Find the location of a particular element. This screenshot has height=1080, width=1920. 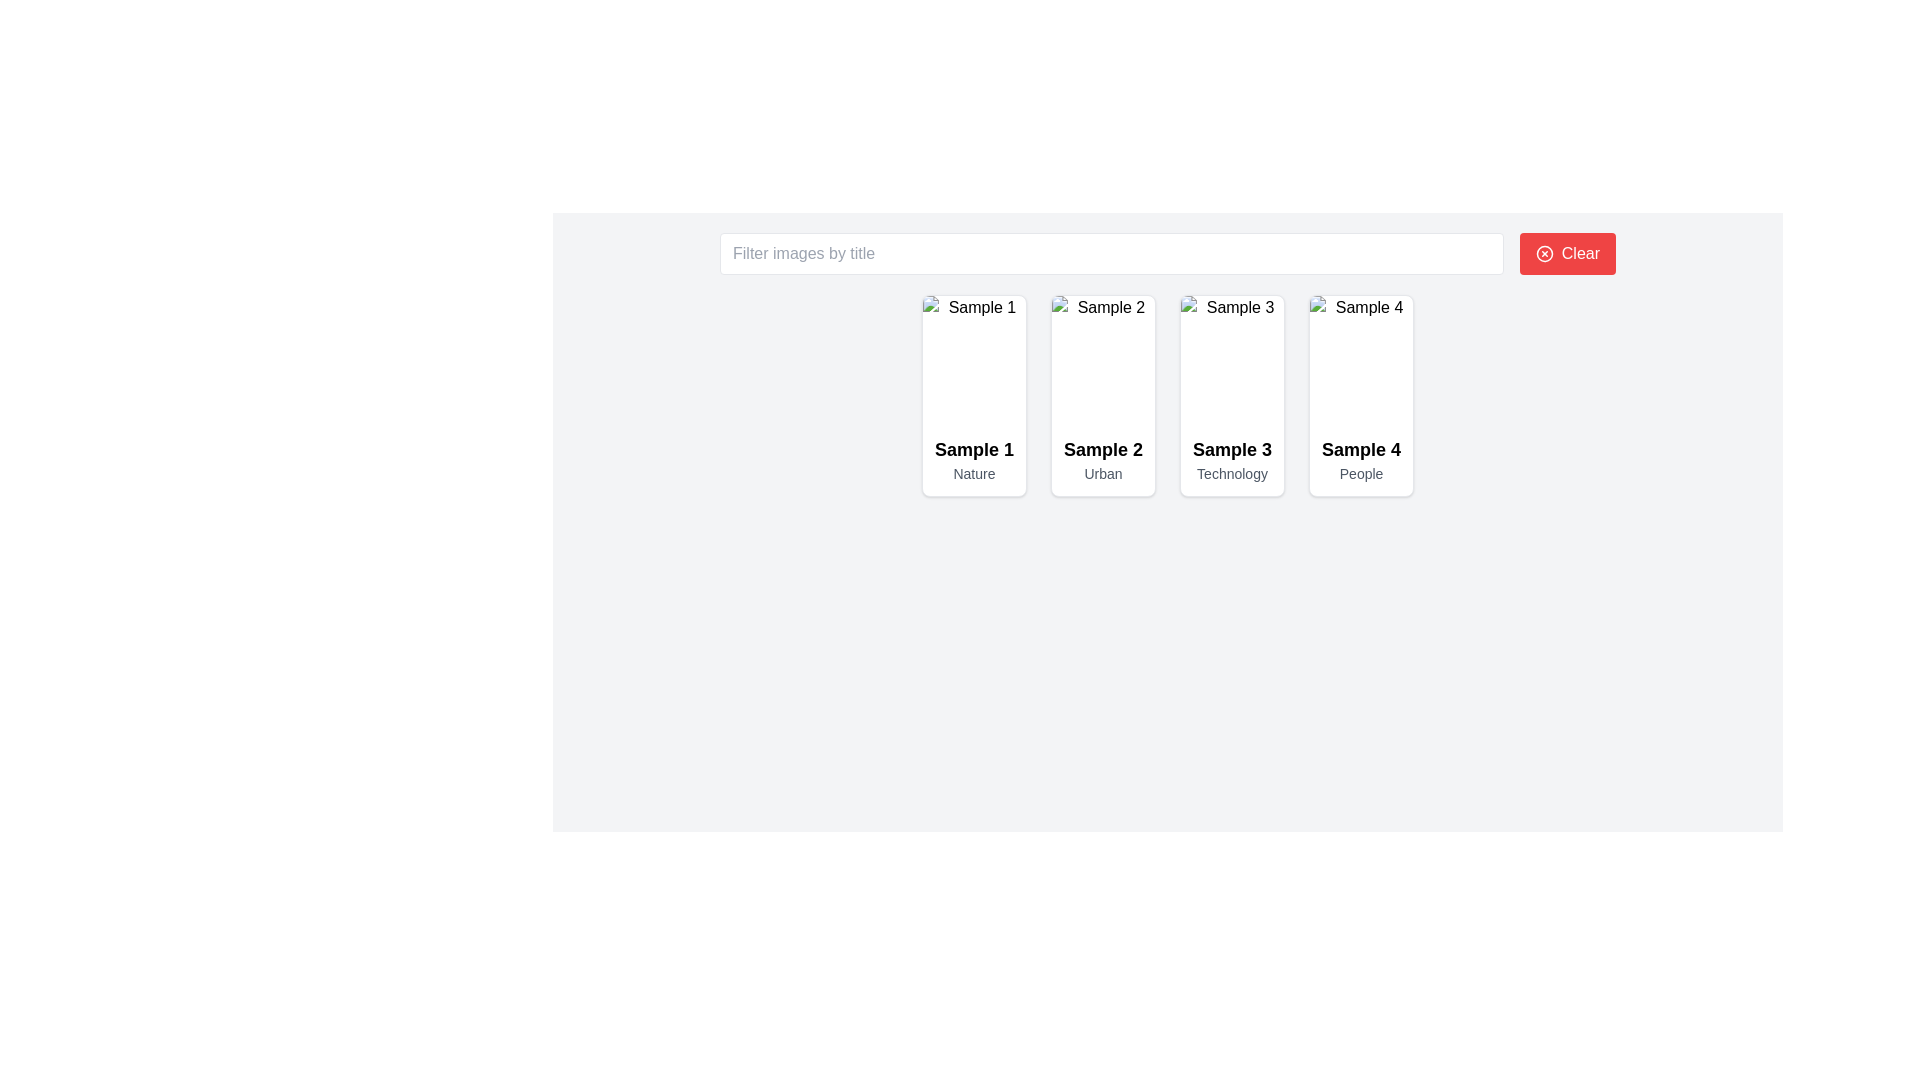

the Text Display Component which shows 'Sample 2' in bold and 'Urban' in smaller gray text, located in the second column of the grid layout is located at coordinates (1102, 459).